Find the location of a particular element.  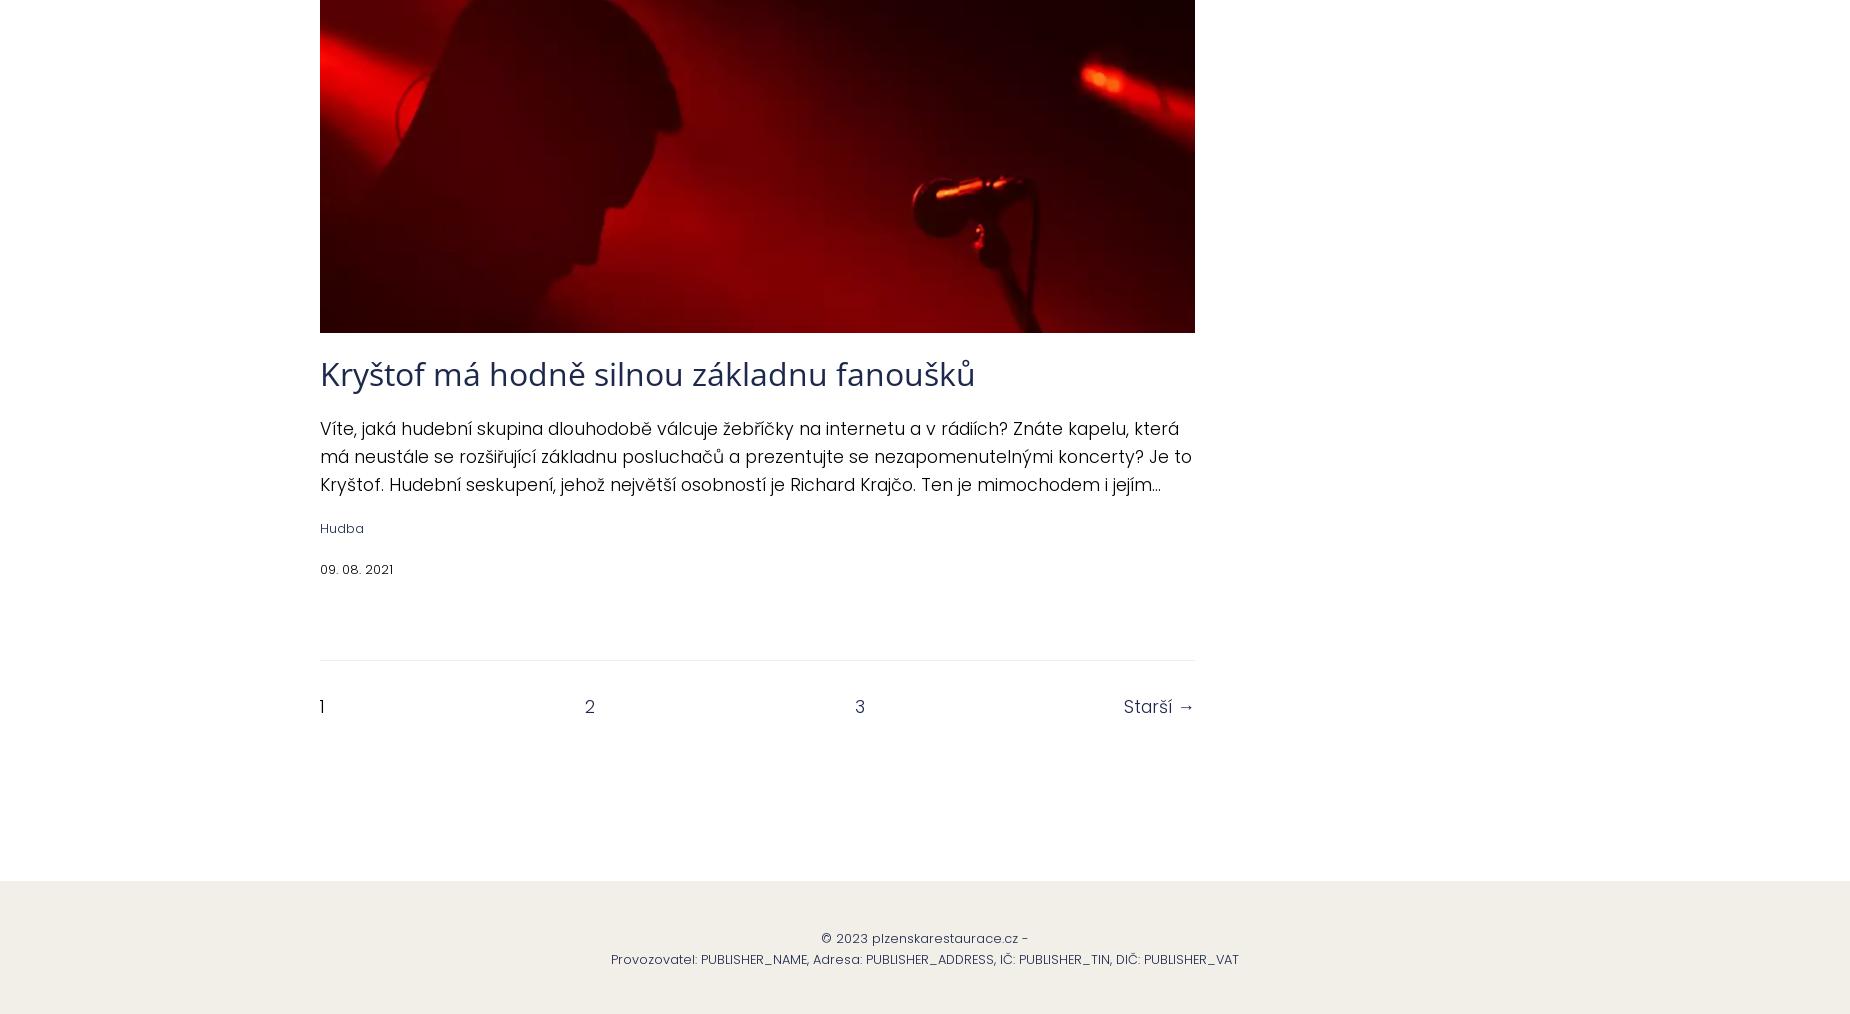

'Hudba' is located at coordinates (319, 527).